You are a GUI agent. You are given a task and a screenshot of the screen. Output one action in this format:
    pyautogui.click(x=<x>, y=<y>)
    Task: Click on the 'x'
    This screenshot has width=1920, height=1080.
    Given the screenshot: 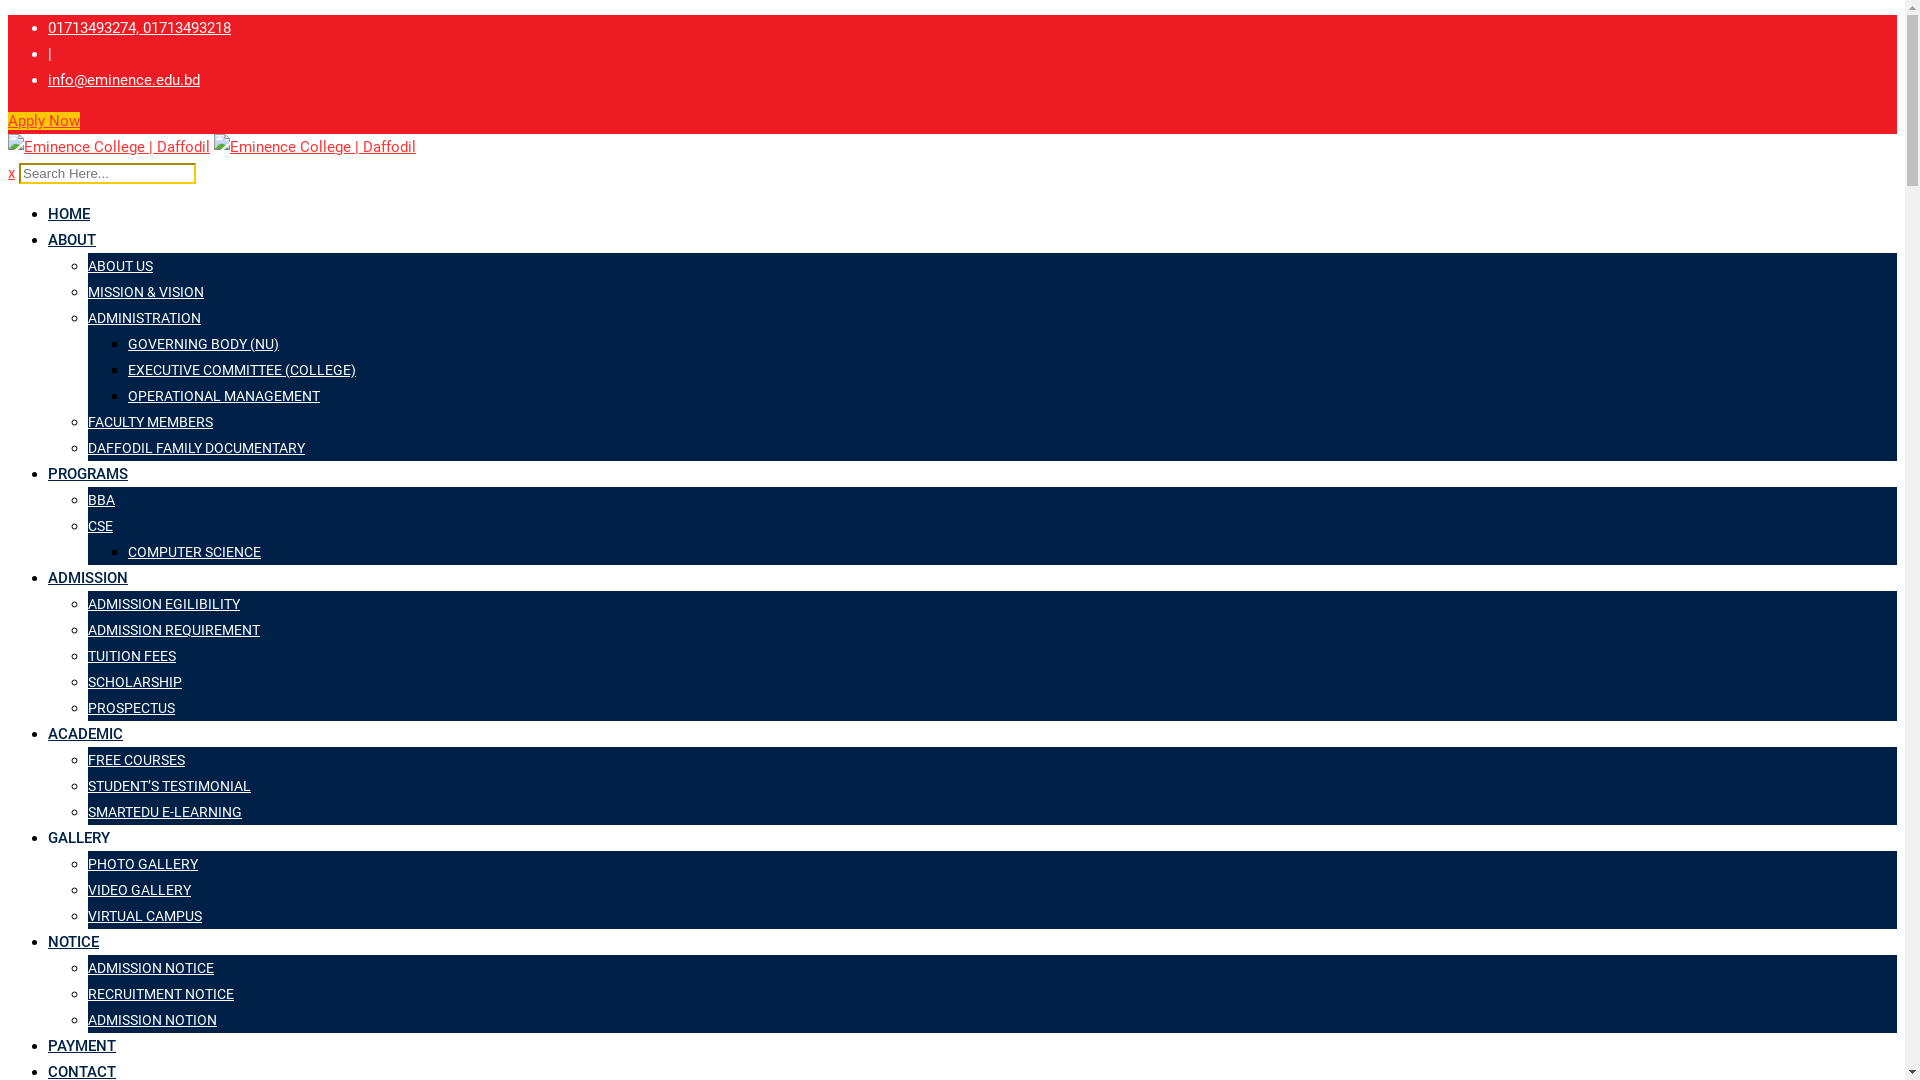 What is the action you would take?
    pyautogui.click(x=11, y=172)
    